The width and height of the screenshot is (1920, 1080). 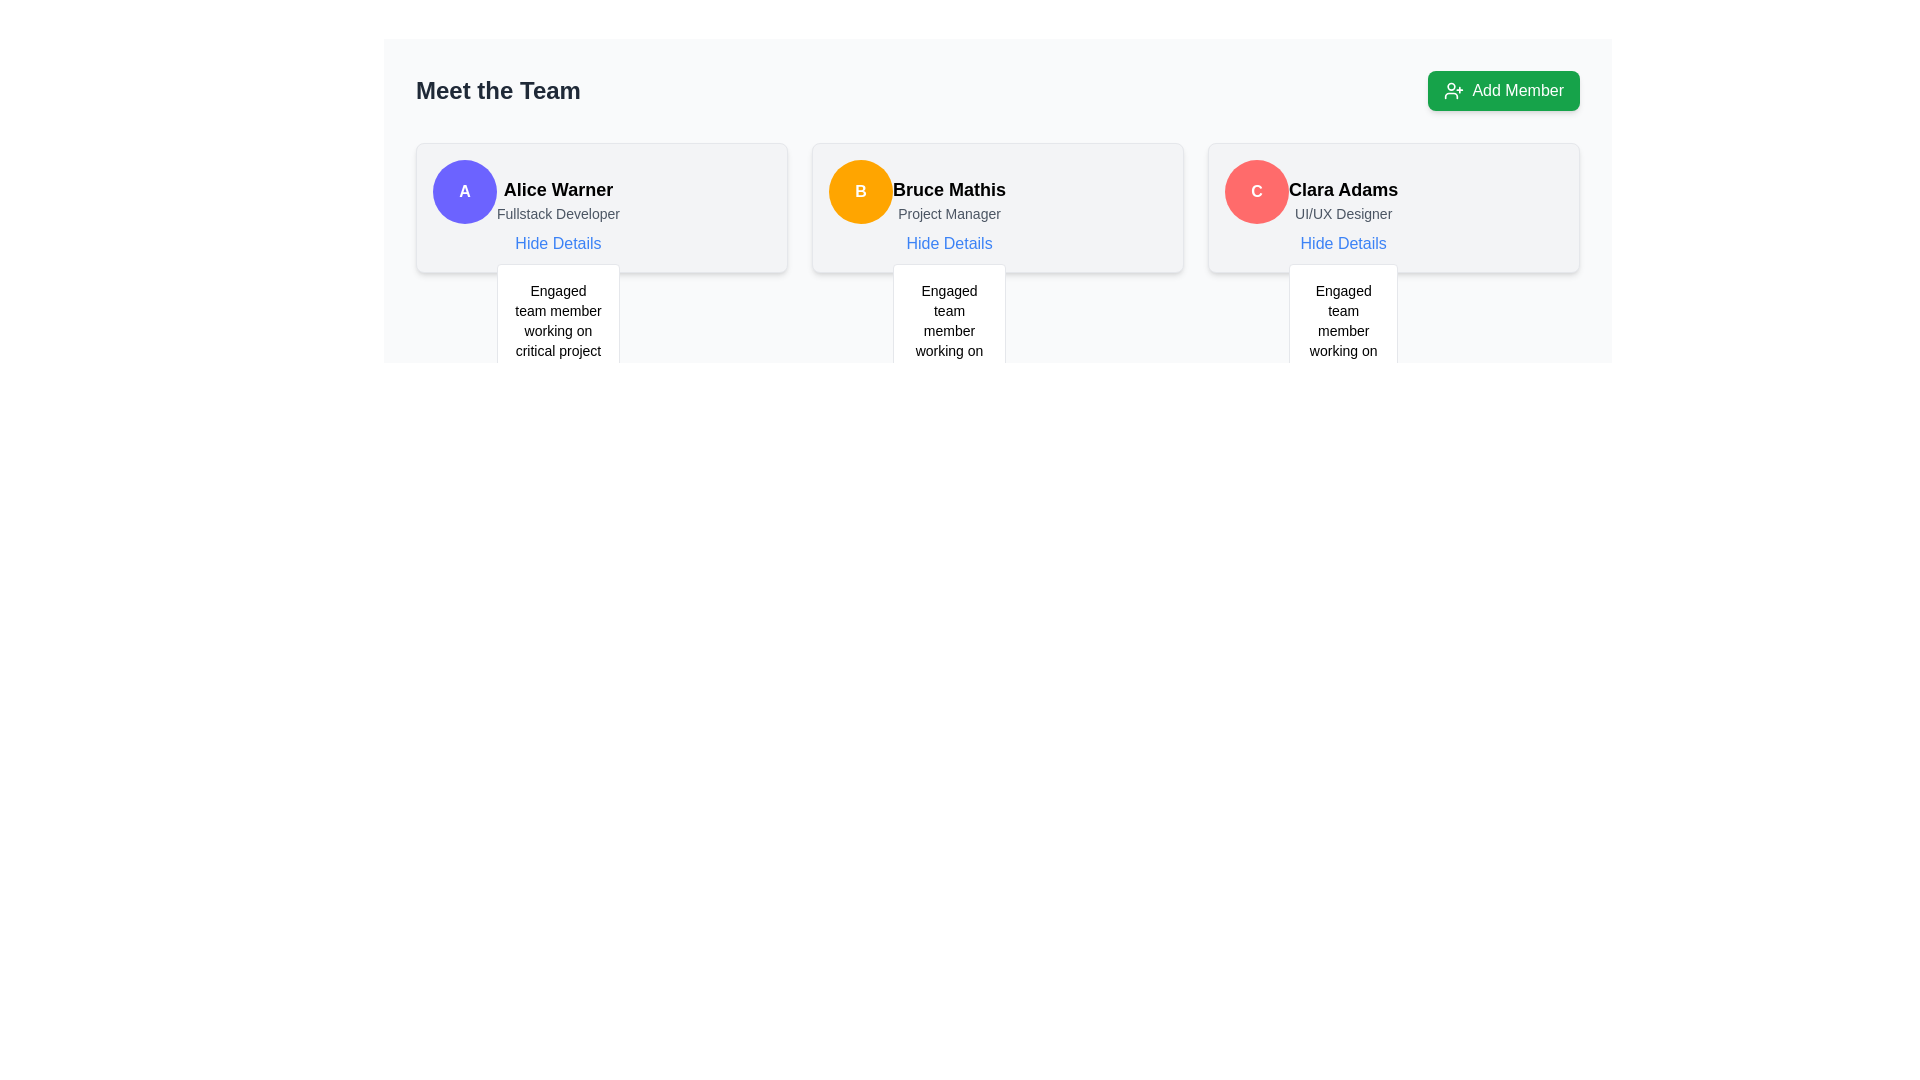 What do you see at coordinates (1343, 216) in the screenshot?
I see `profile information displayed in the Profile Information Block for Clara Adams, which includes her name, role, and a 'Hide Details' link` at bounding box center [1343, 216].